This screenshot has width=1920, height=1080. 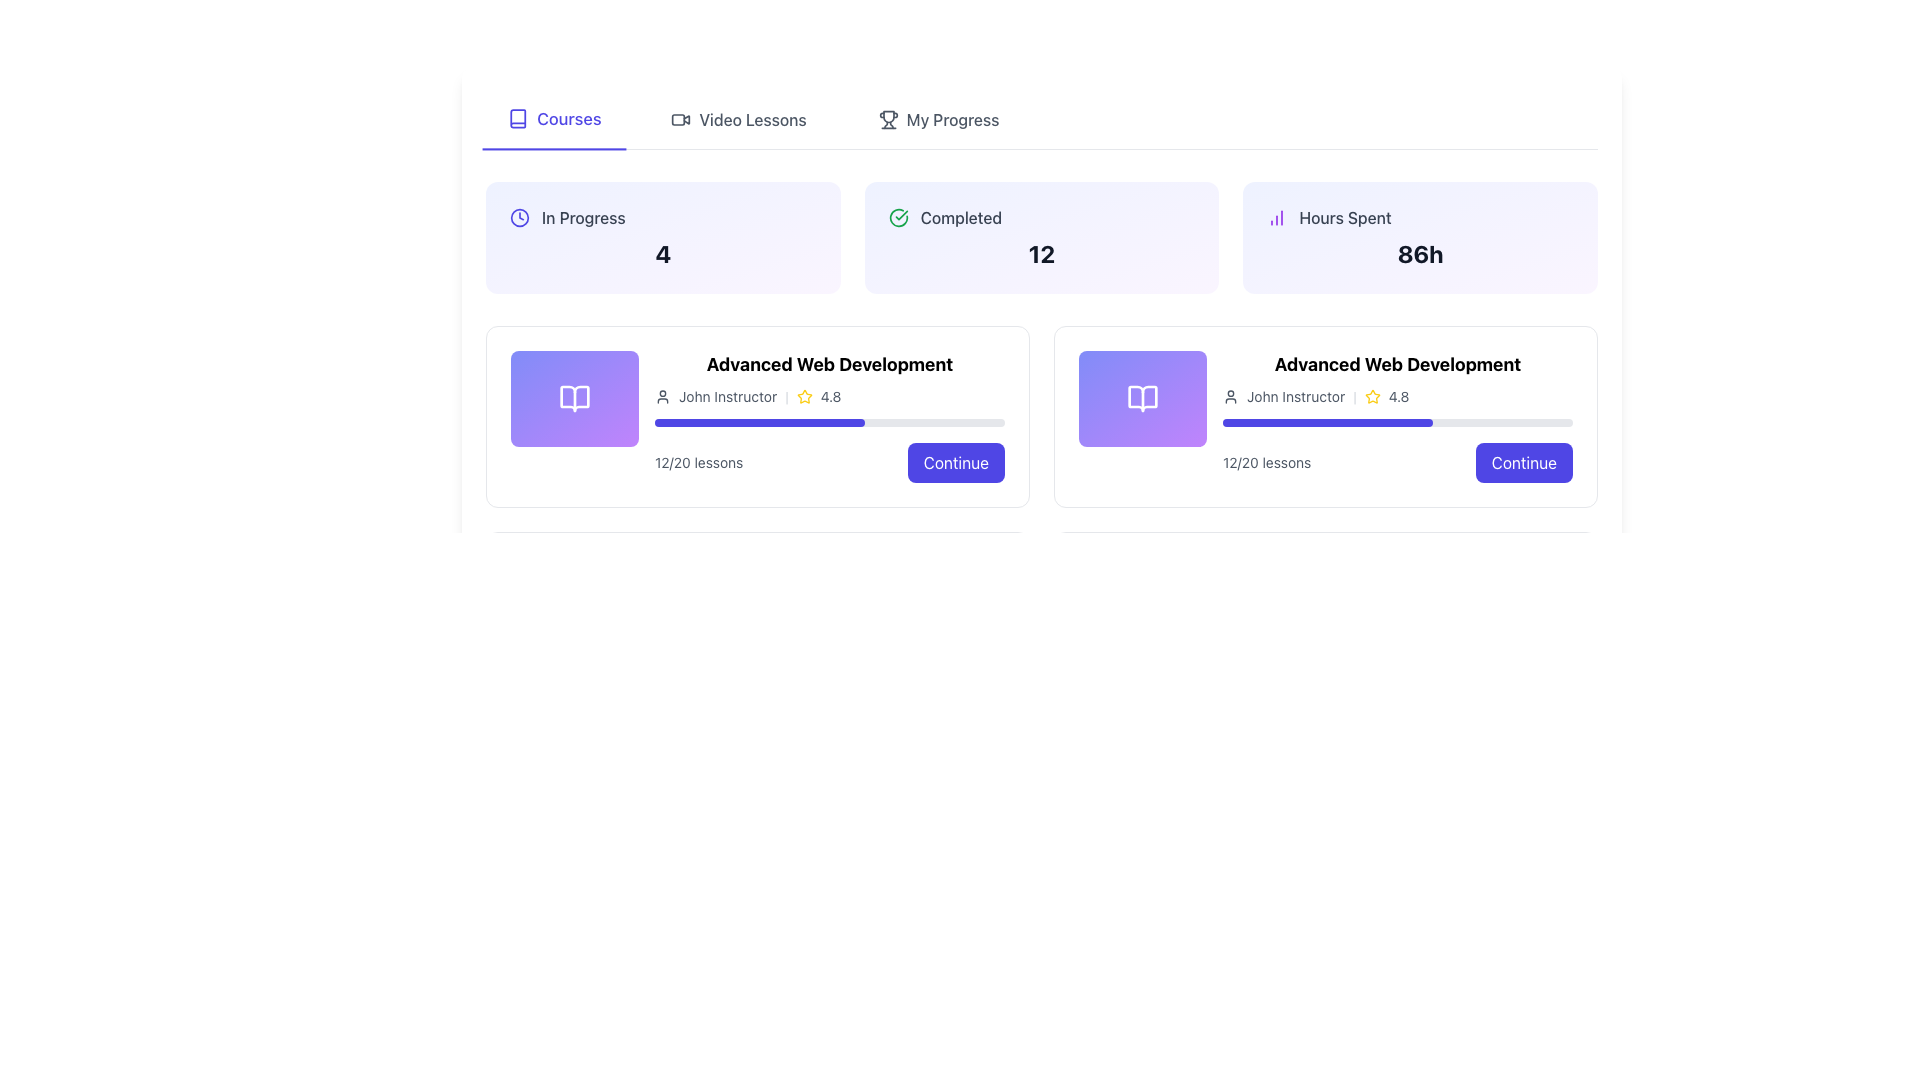 I want to click on the black book icon located in the top navigation bar, which is part of the 'Courses' section, so click(x=518, y=118).